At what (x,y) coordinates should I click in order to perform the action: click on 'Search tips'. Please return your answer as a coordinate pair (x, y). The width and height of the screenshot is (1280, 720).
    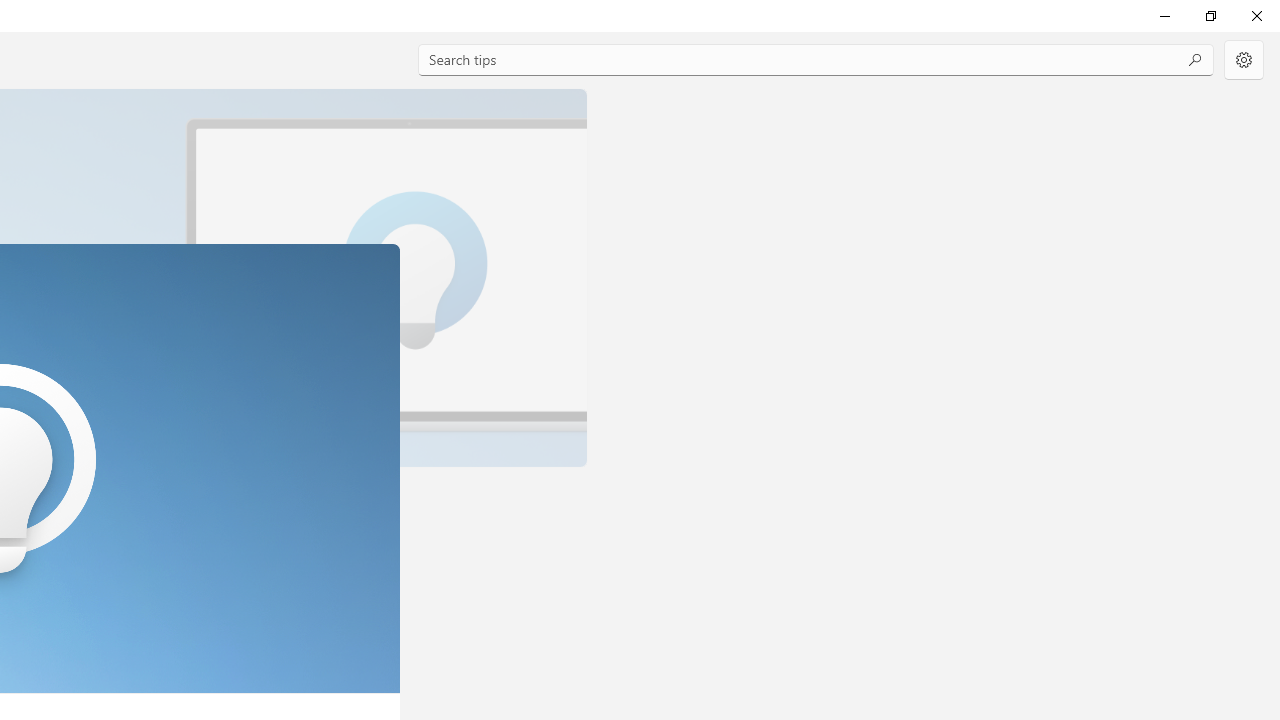
    Looking at the image, I should click on (816, 59).